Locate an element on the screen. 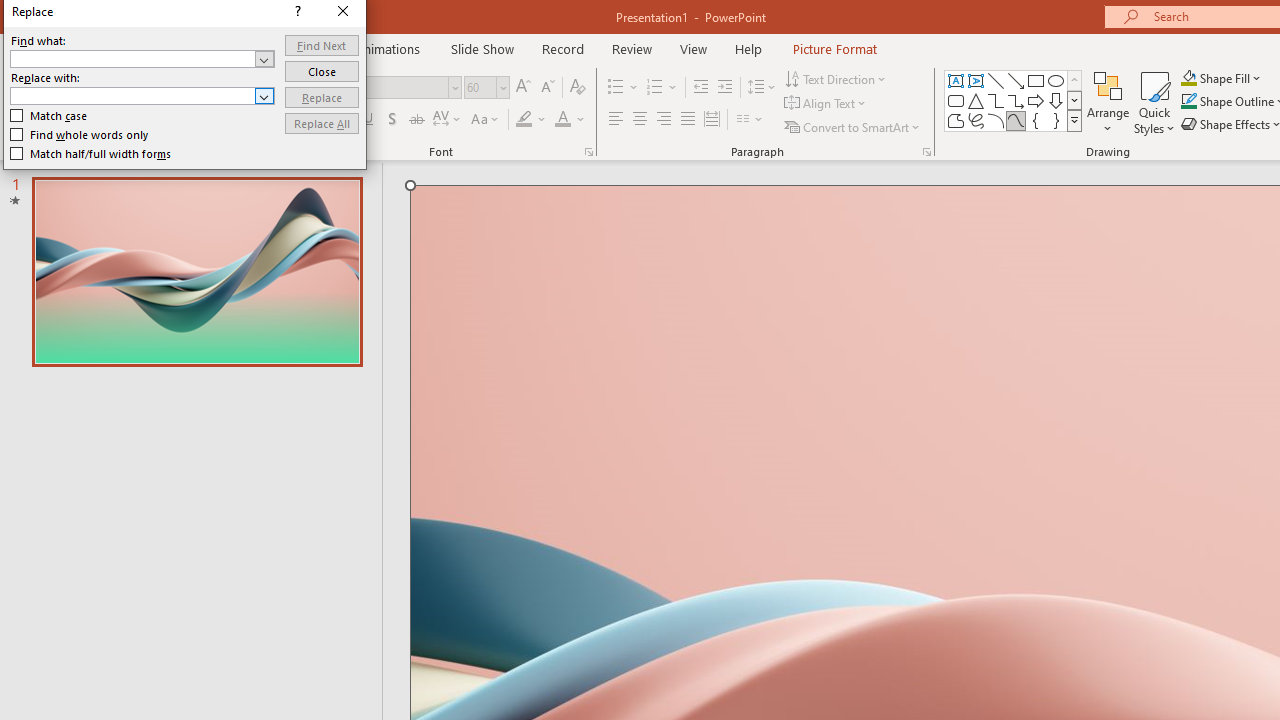 The image size is (1280, 720). 'Arrow: Down' is located at coordinates (1055, 100).